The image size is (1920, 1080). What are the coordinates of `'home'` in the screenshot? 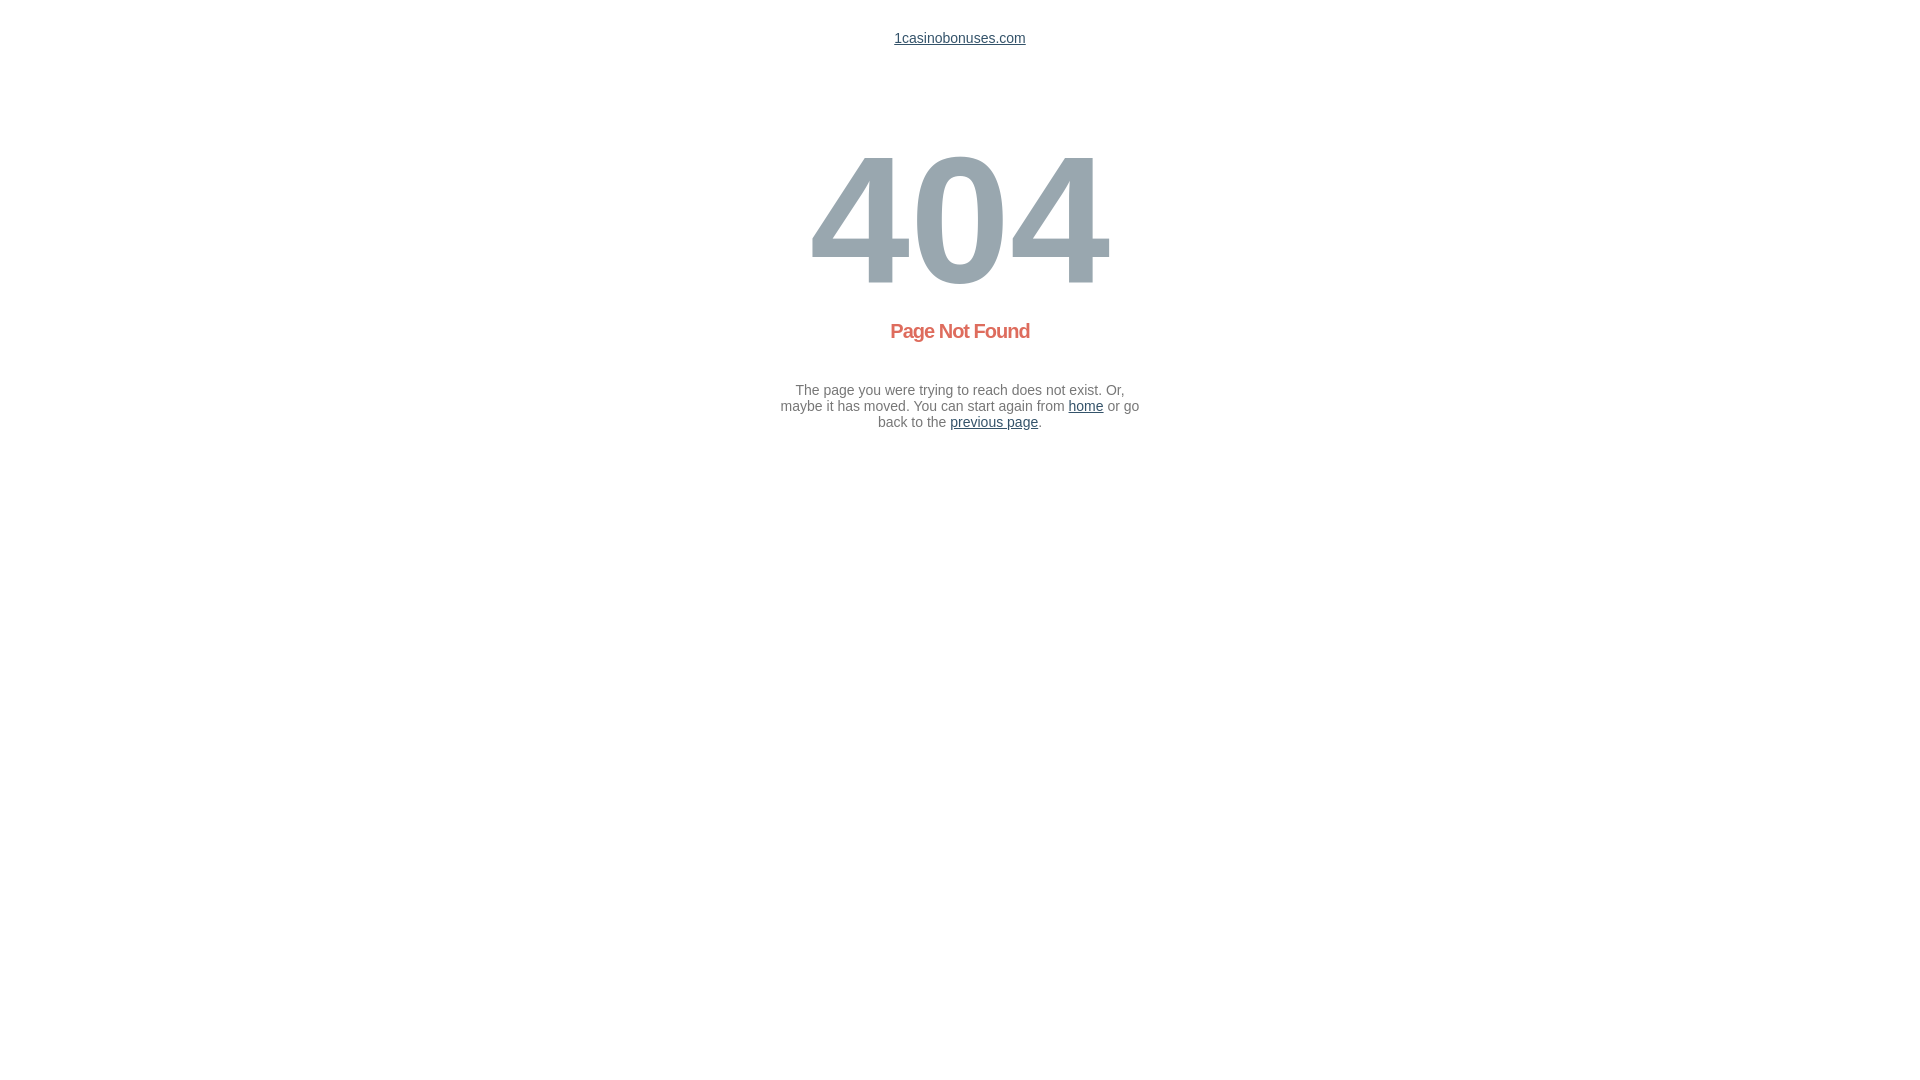 It's located at (1068, 405).